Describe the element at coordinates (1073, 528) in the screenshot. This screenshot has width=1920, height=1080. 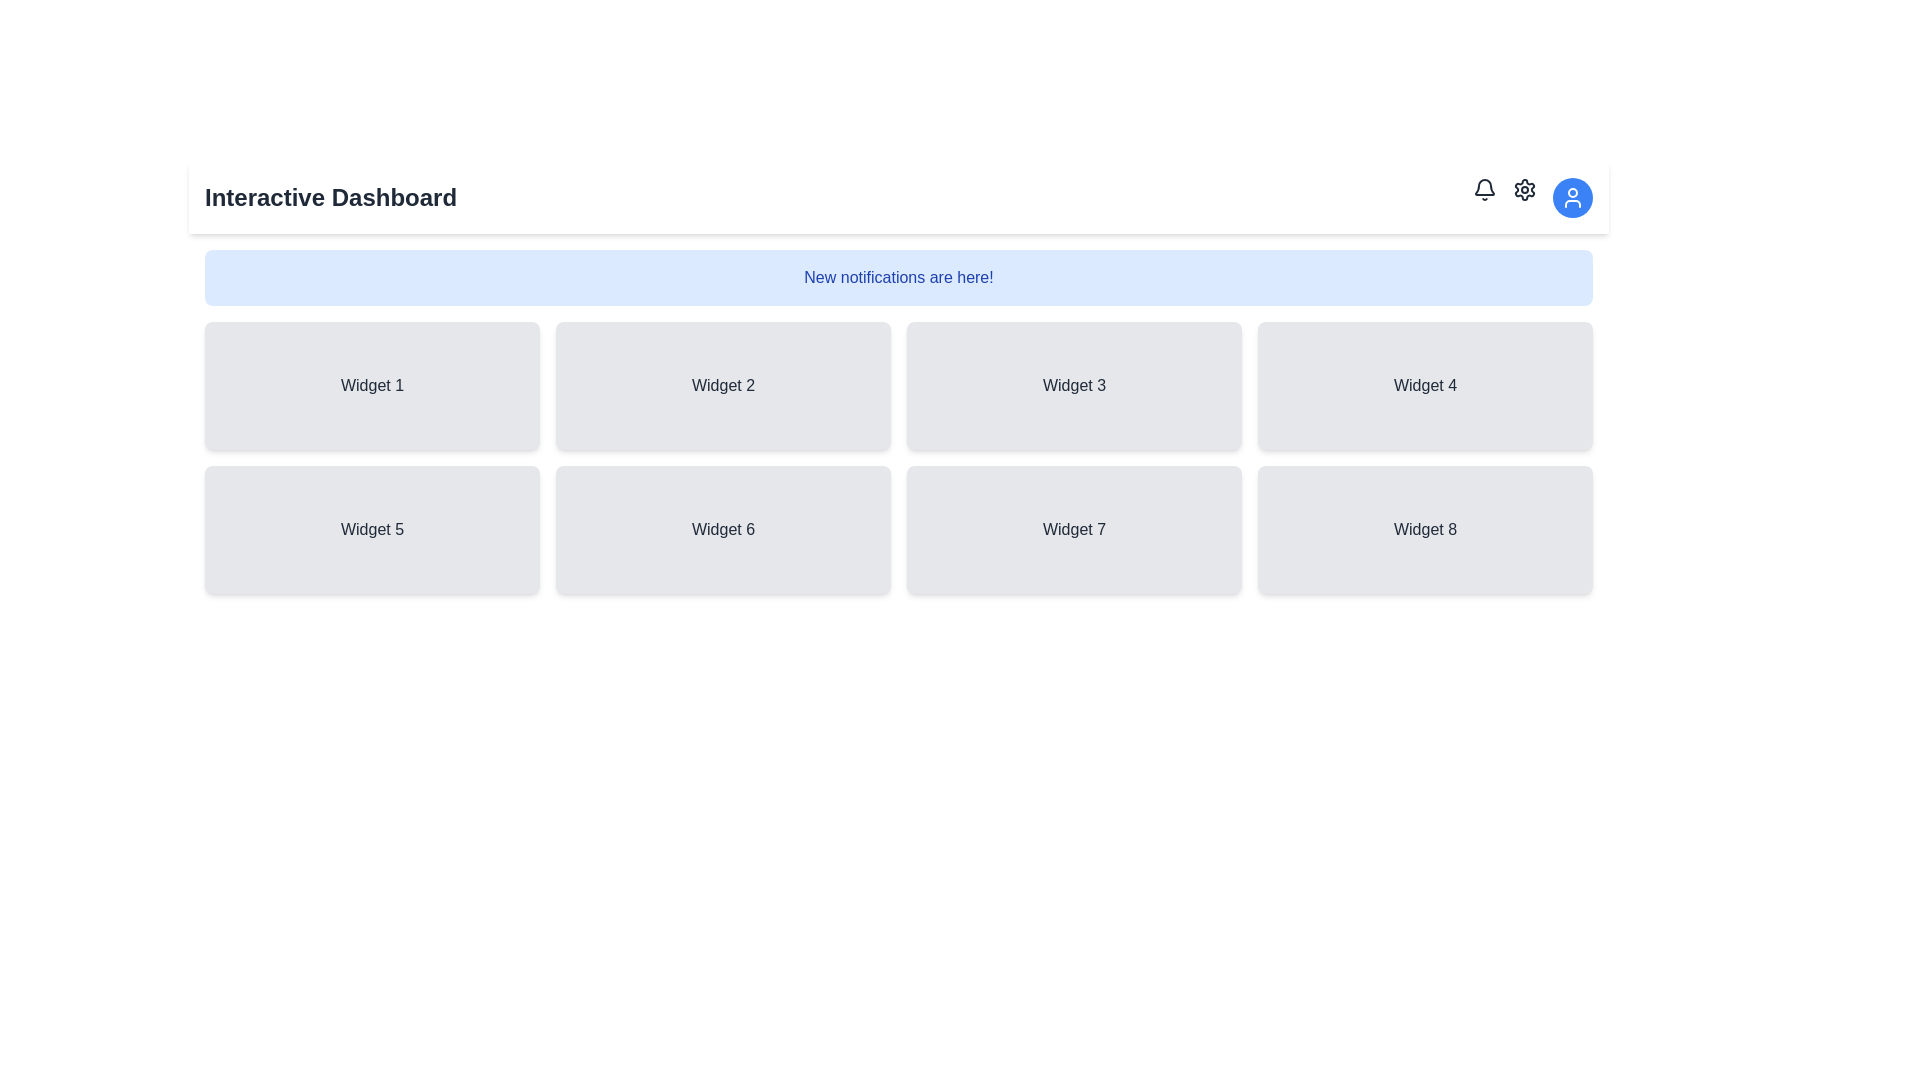
I see `the non-interactive informational component displaying the label 'Widget 7', positioned in the second row and third column of the grid` at that location.